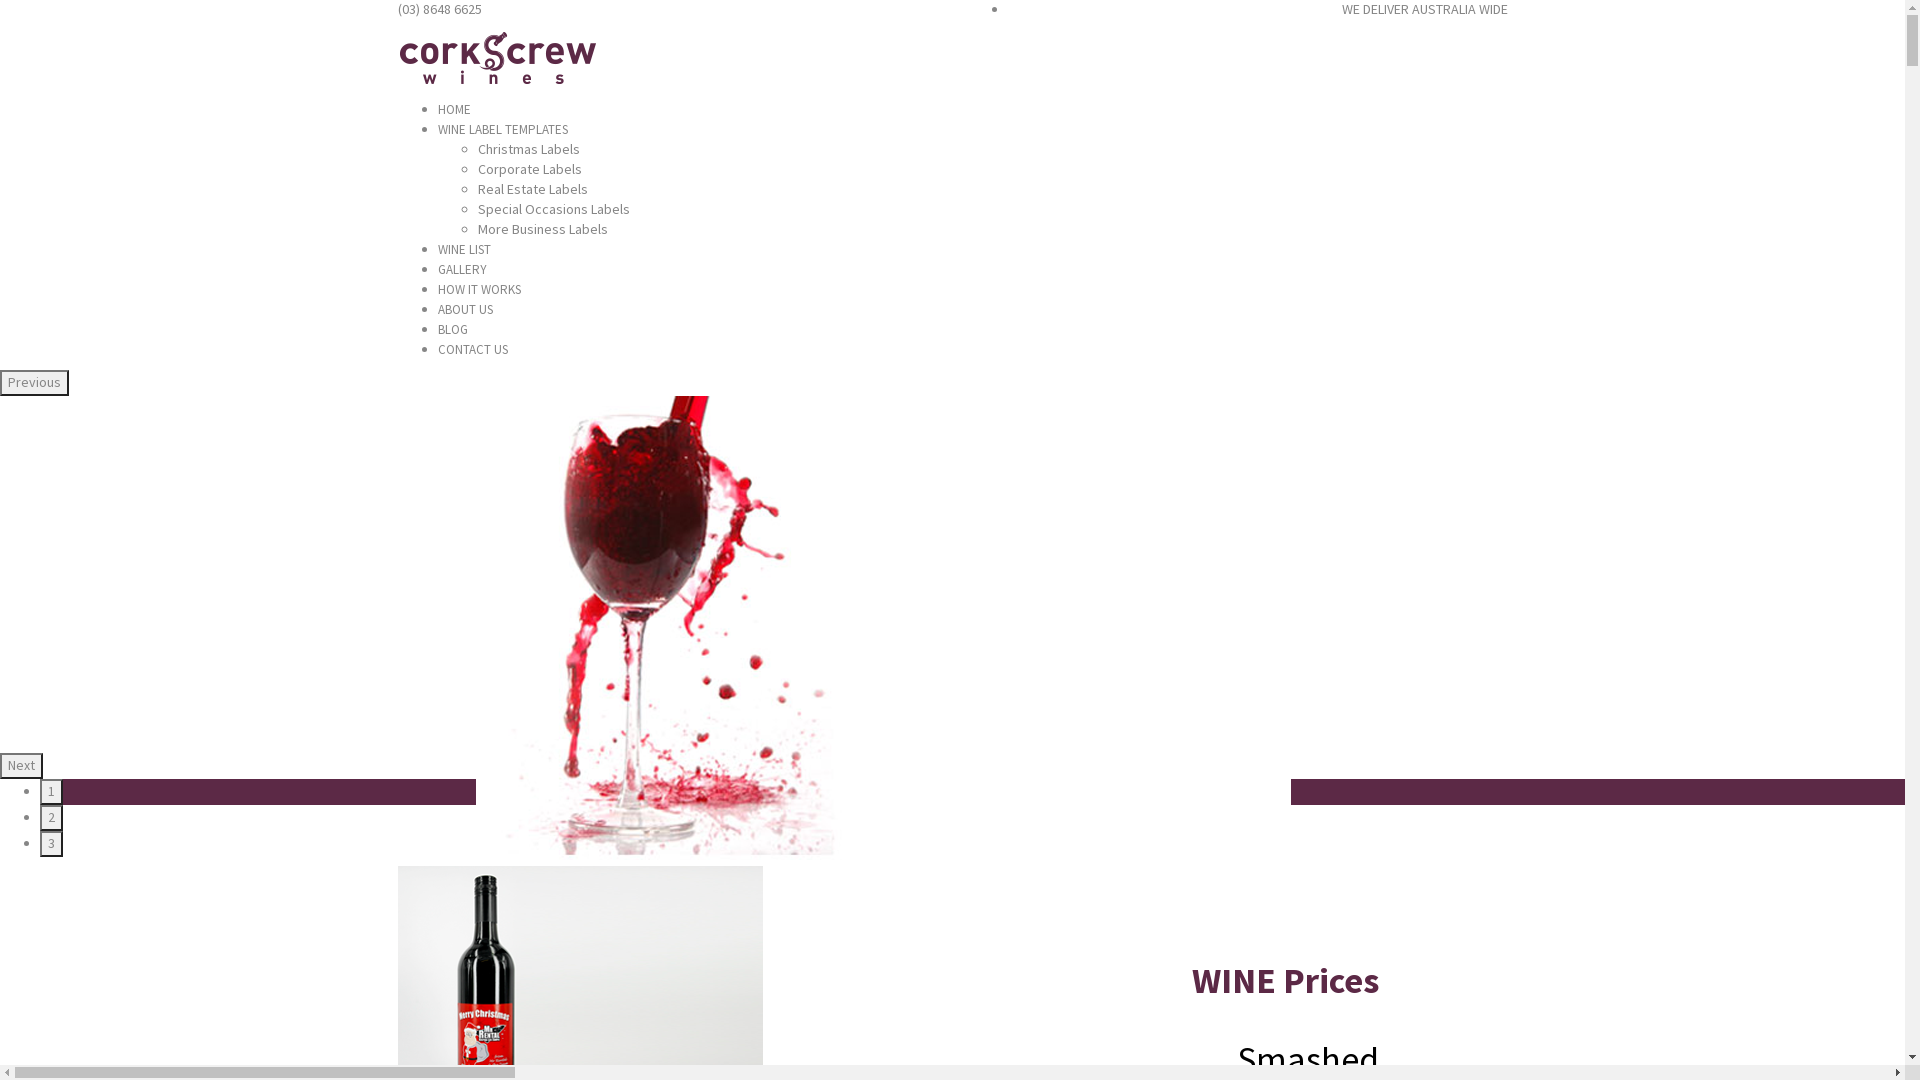 The image size is (1920, 1080). I want to click on 'Next', so click(21, 765).